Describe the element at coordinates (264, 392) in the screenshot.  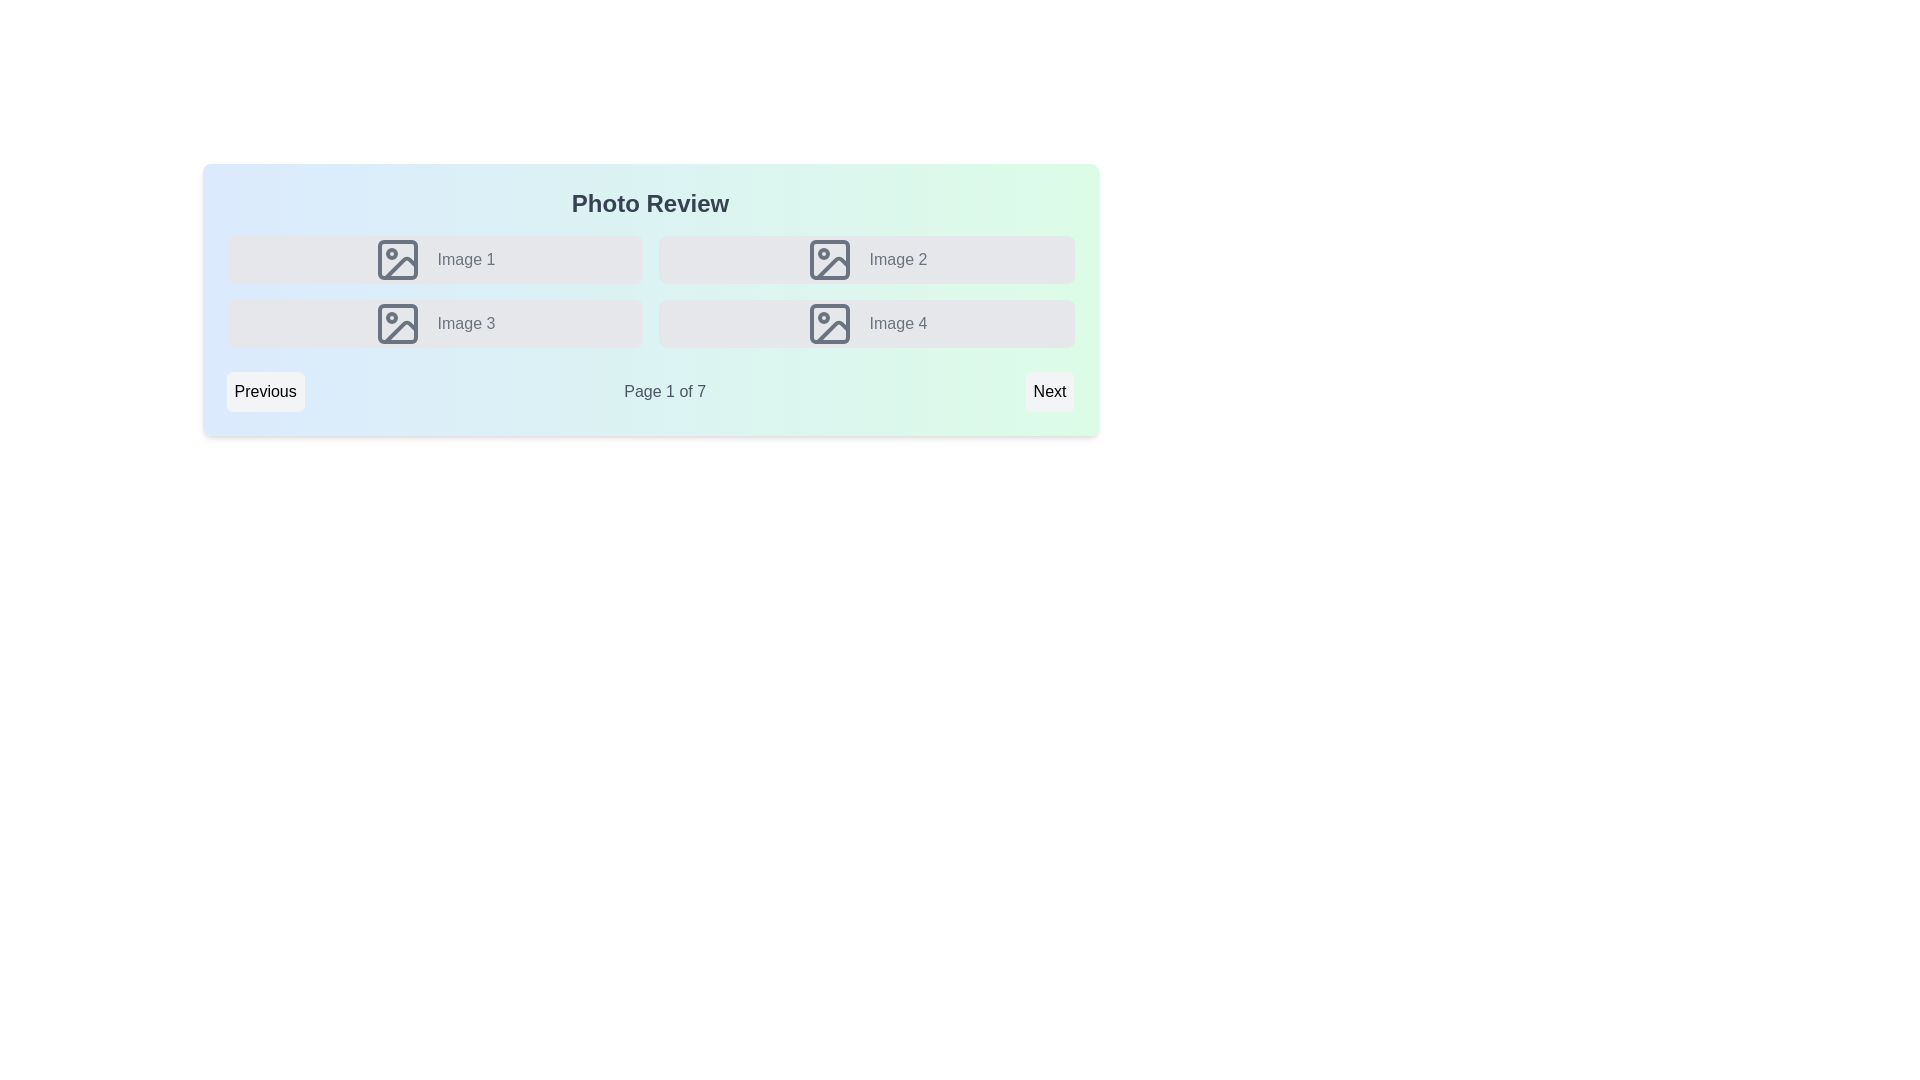
I see `the 'Previous' button located at the bottom-left corner of the pagination system for accessibility navigation` at that location.